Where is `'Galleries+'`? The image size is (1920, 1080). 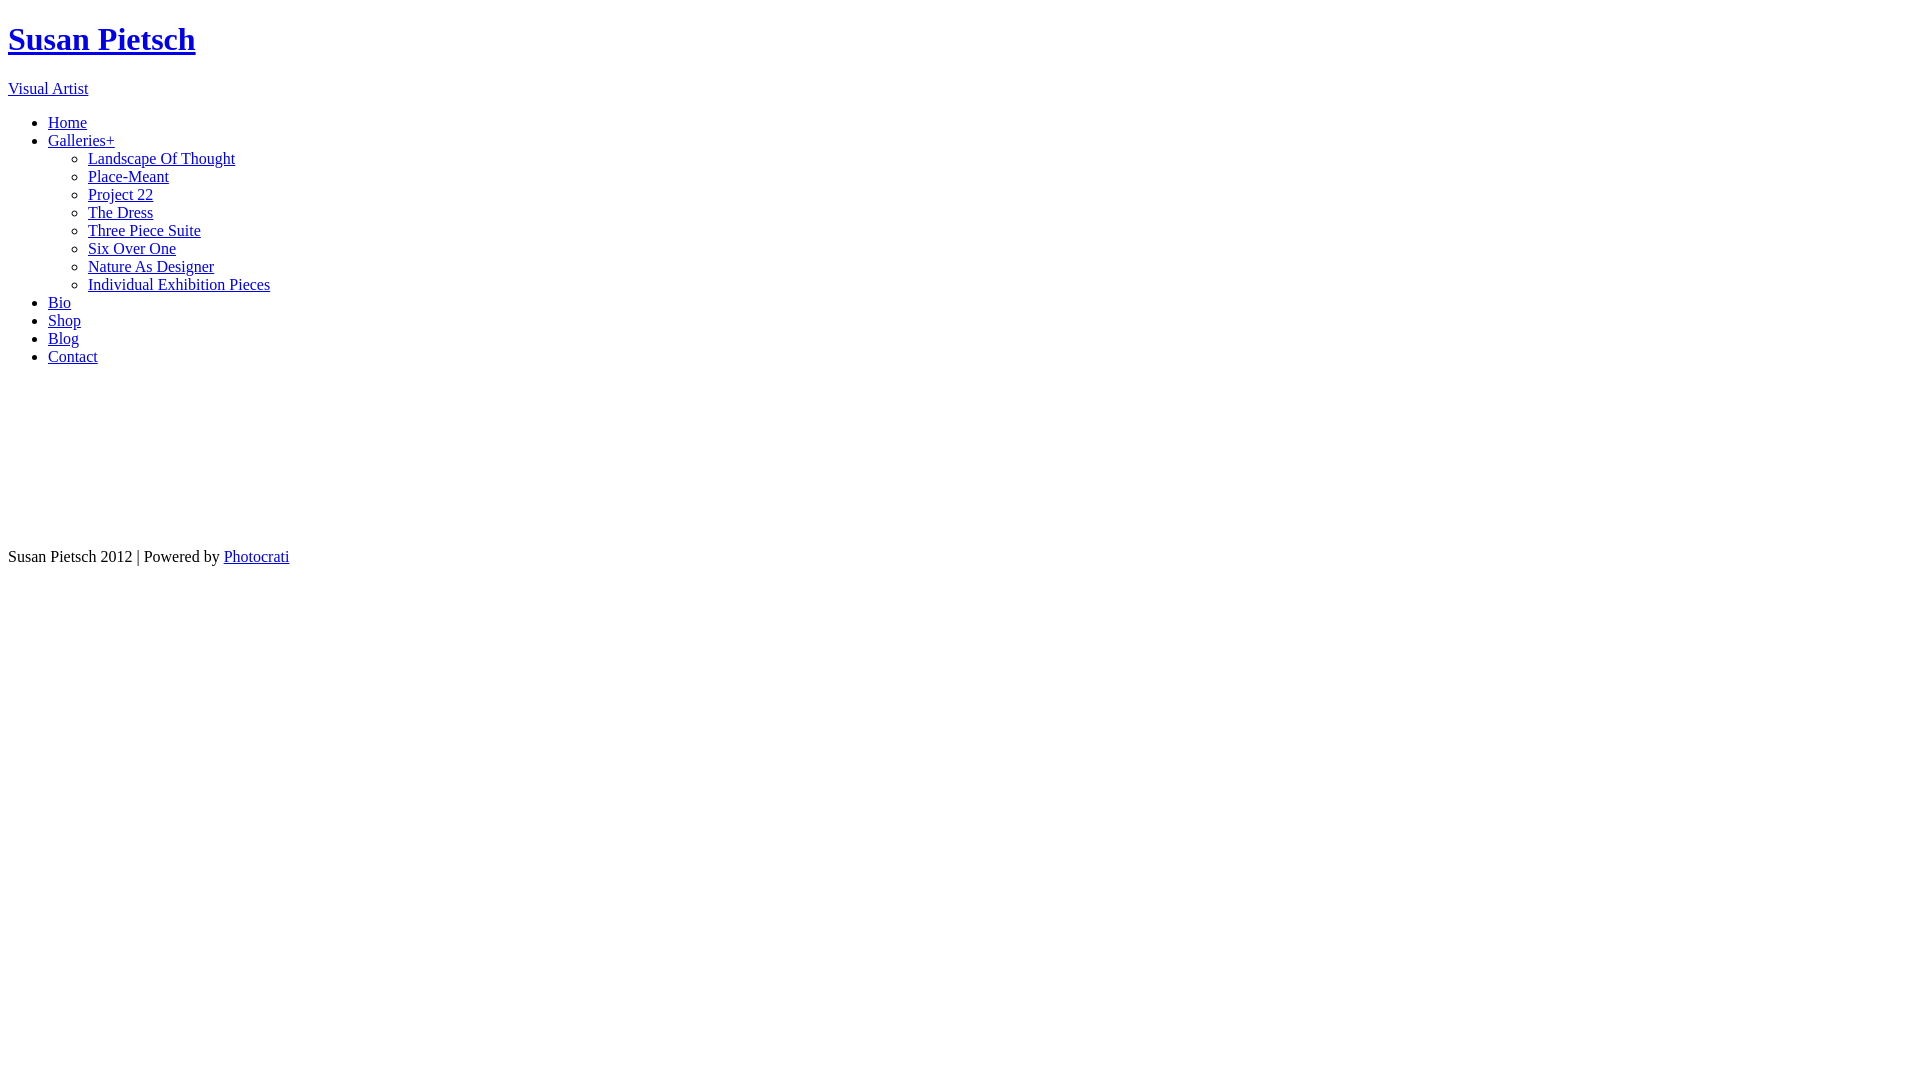 'Galleries+' is located at coordinates (80, 139).